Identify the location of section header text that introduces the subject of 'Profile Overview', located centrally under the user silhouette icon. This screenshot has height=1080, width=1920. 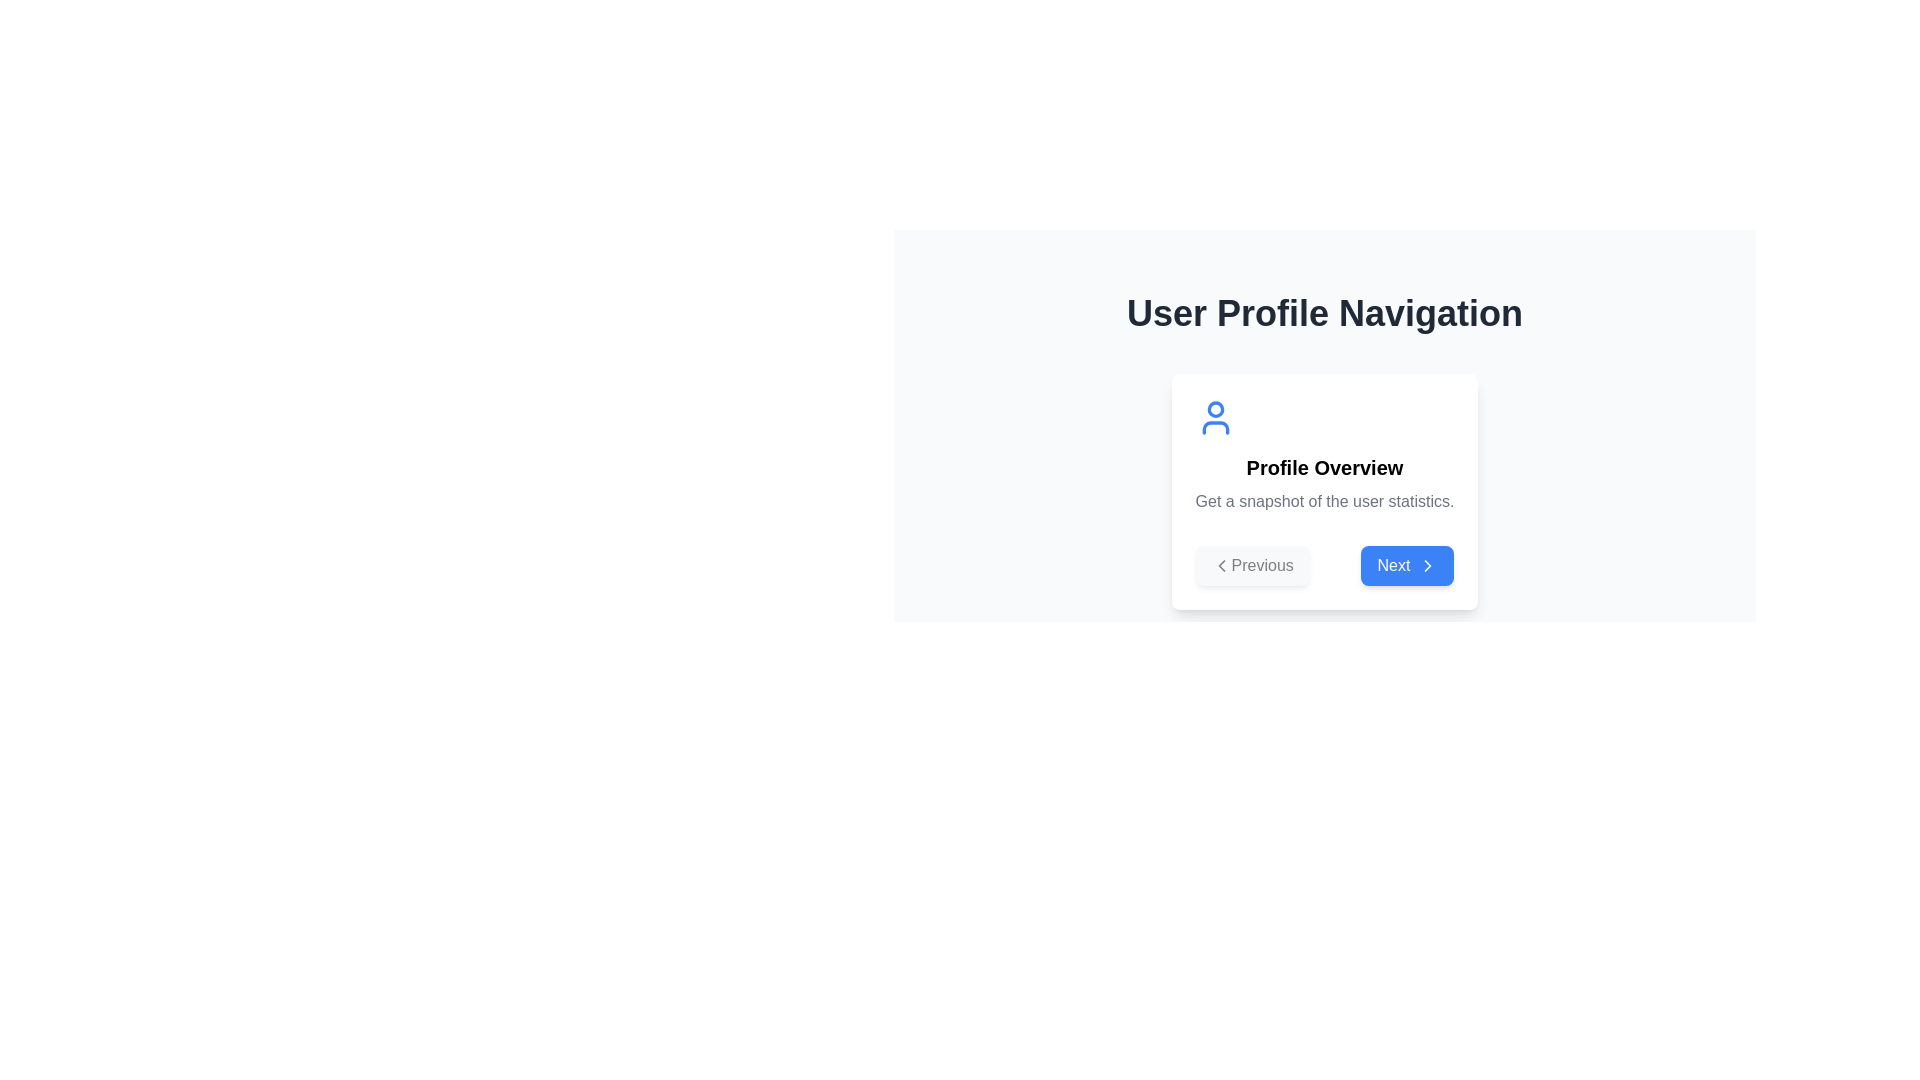
(1324, 467).